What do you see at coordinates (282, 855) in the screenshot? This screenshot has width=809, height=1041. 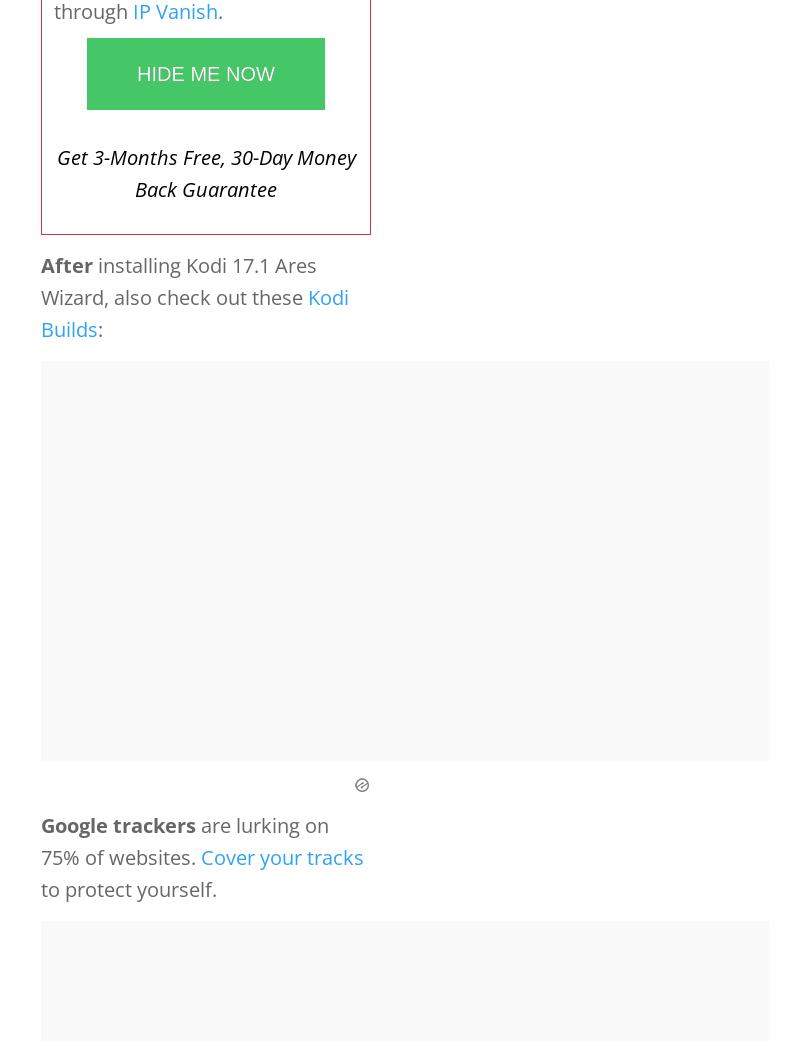 I see `'Cover your tracks'` at bounding box center [282, 855].